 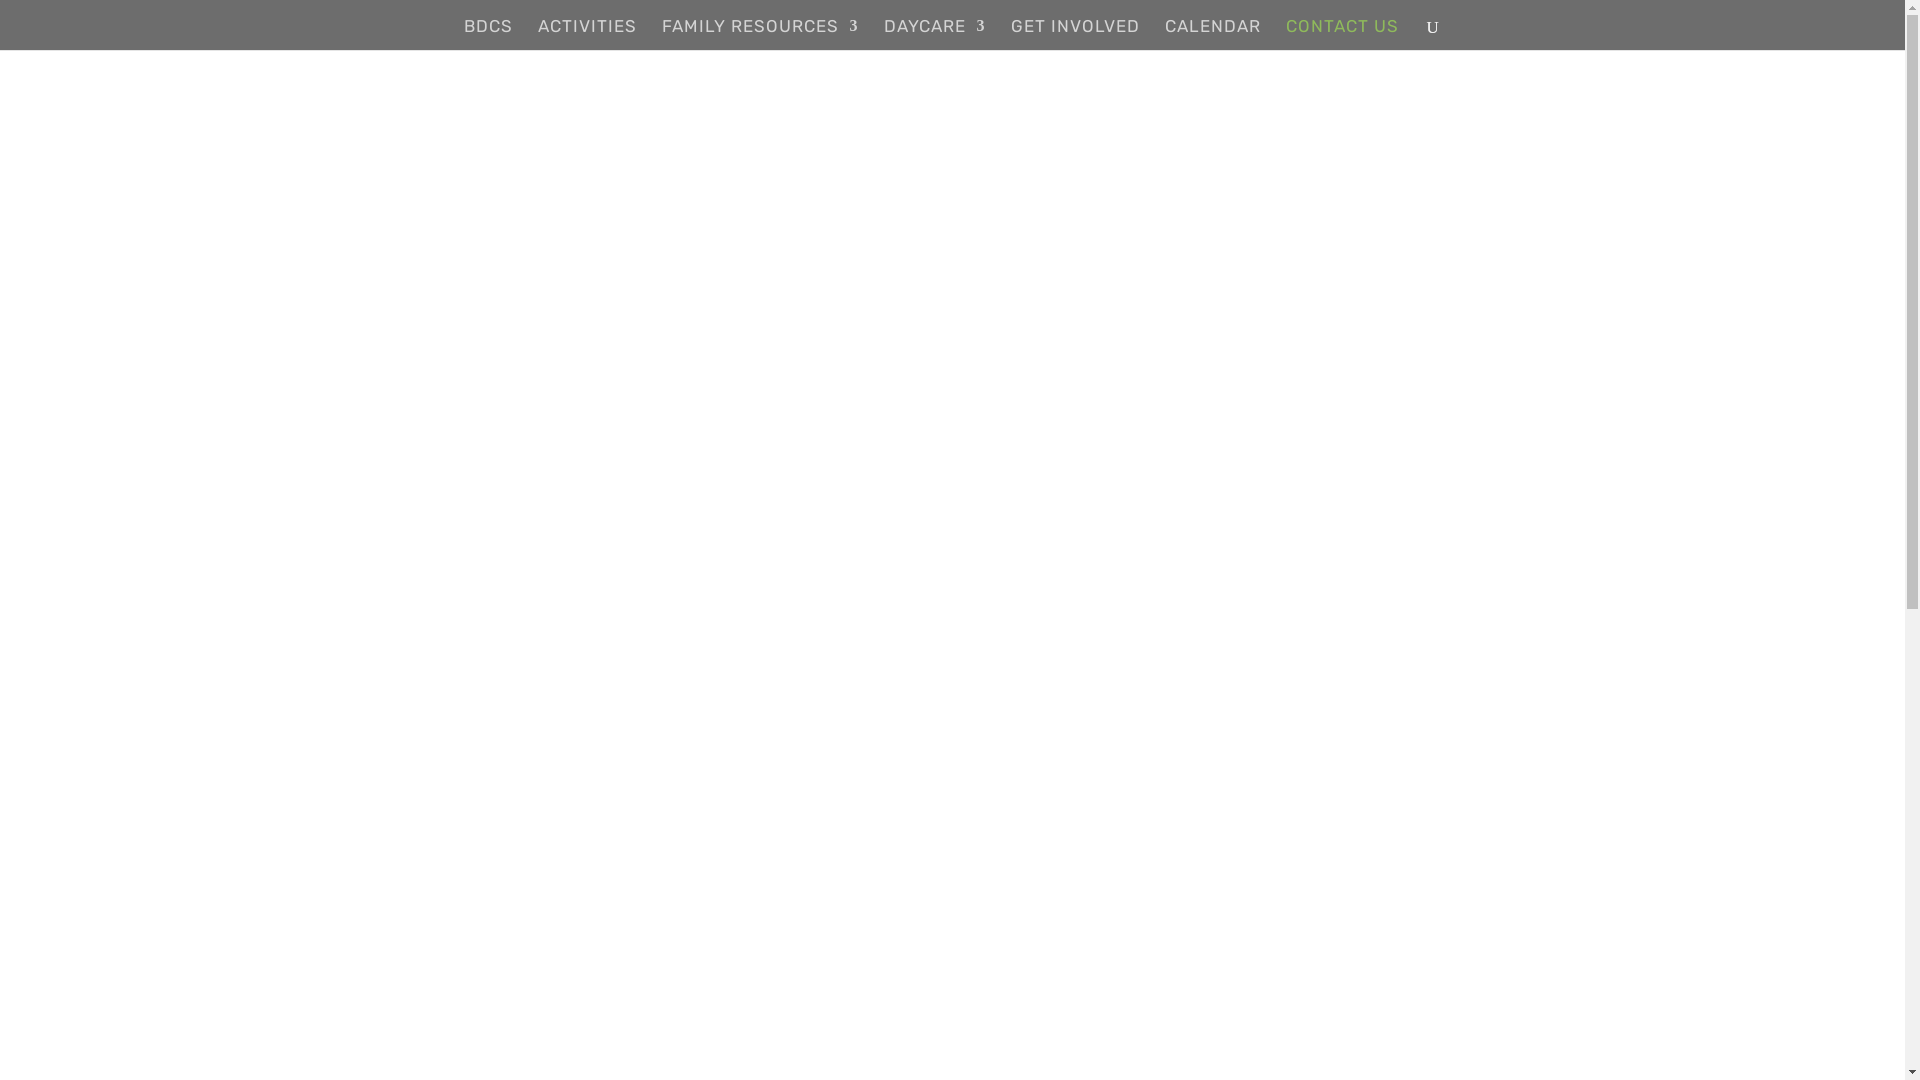 What do you see at coordinates (1073, 34) in the screenshot?
I see `'GET INVOLVED'` at bounding box center [1073, 34].